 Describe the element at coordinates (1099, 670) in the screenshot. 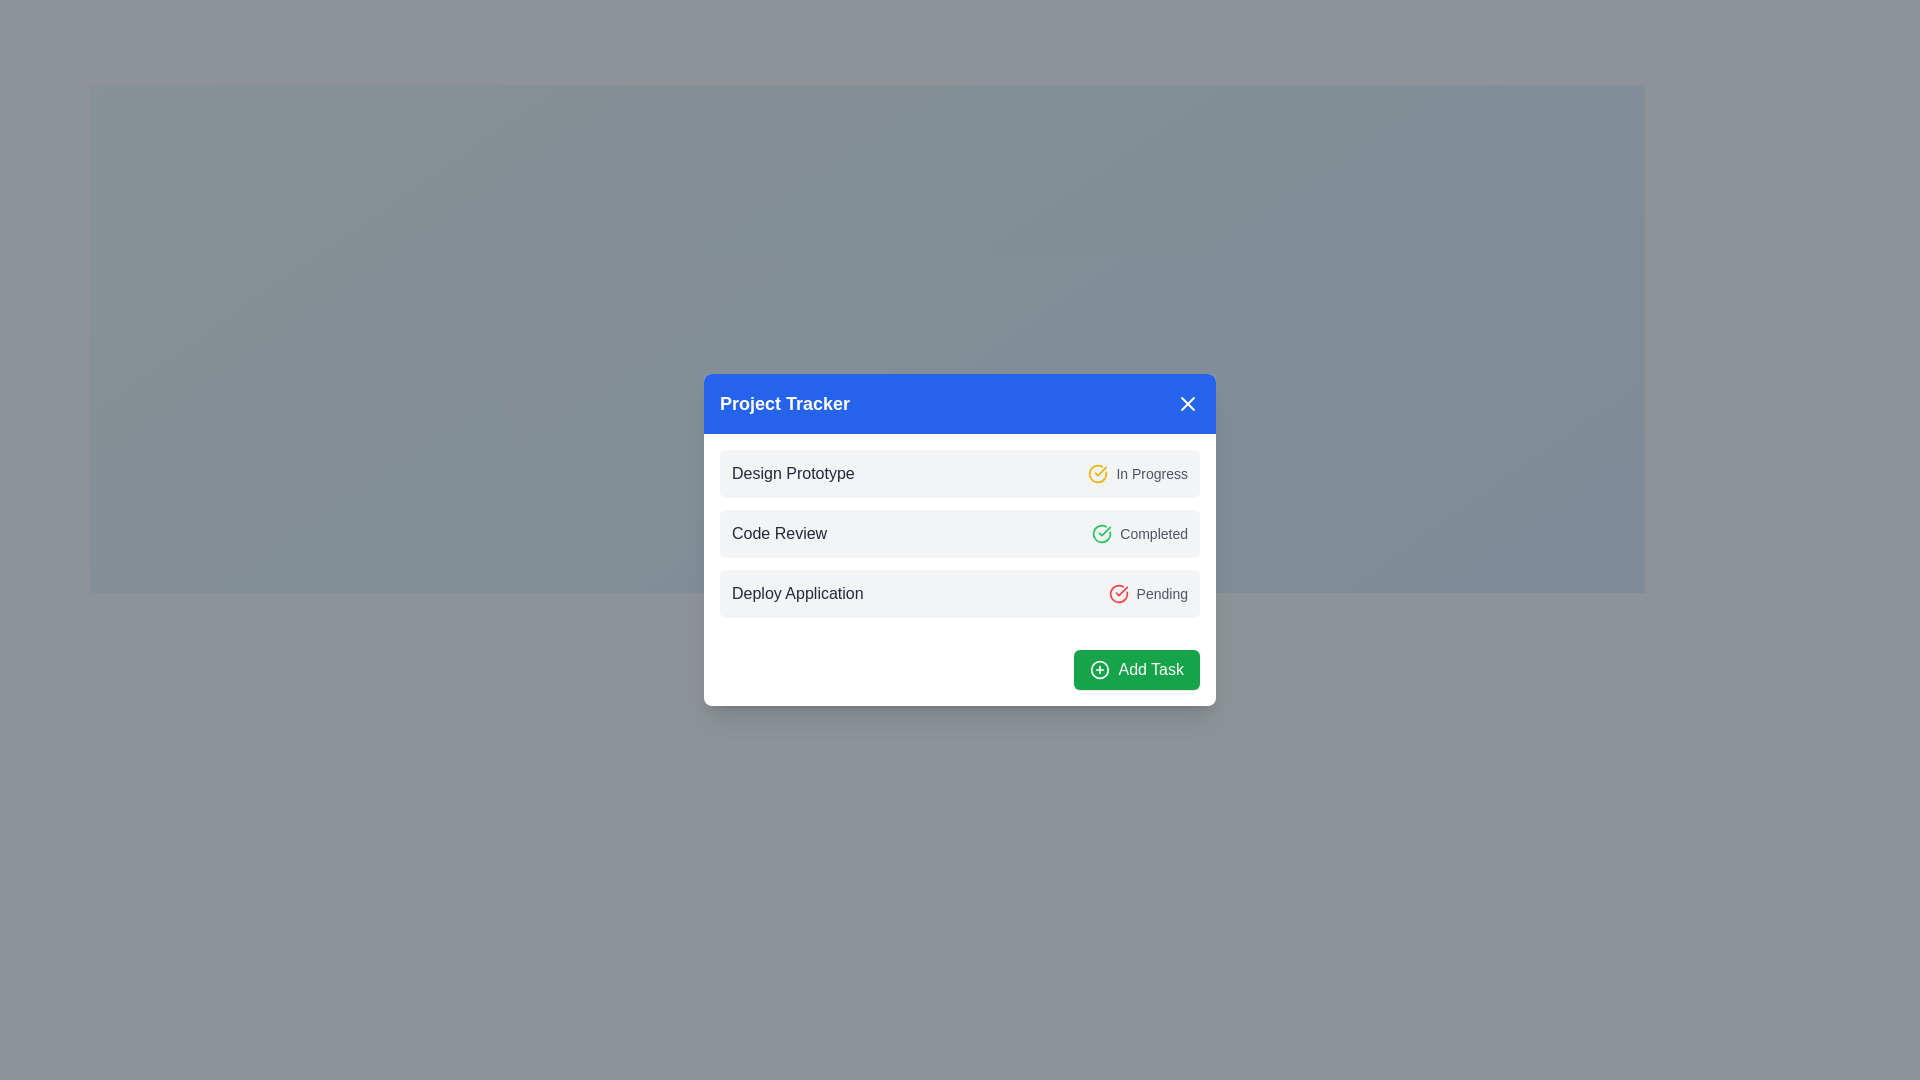

I see `the graphic icon or button embellishment located in the bottom-right portion of the 'Add Task' button, which symbolizes an 'add' or 'create' function` at that location.